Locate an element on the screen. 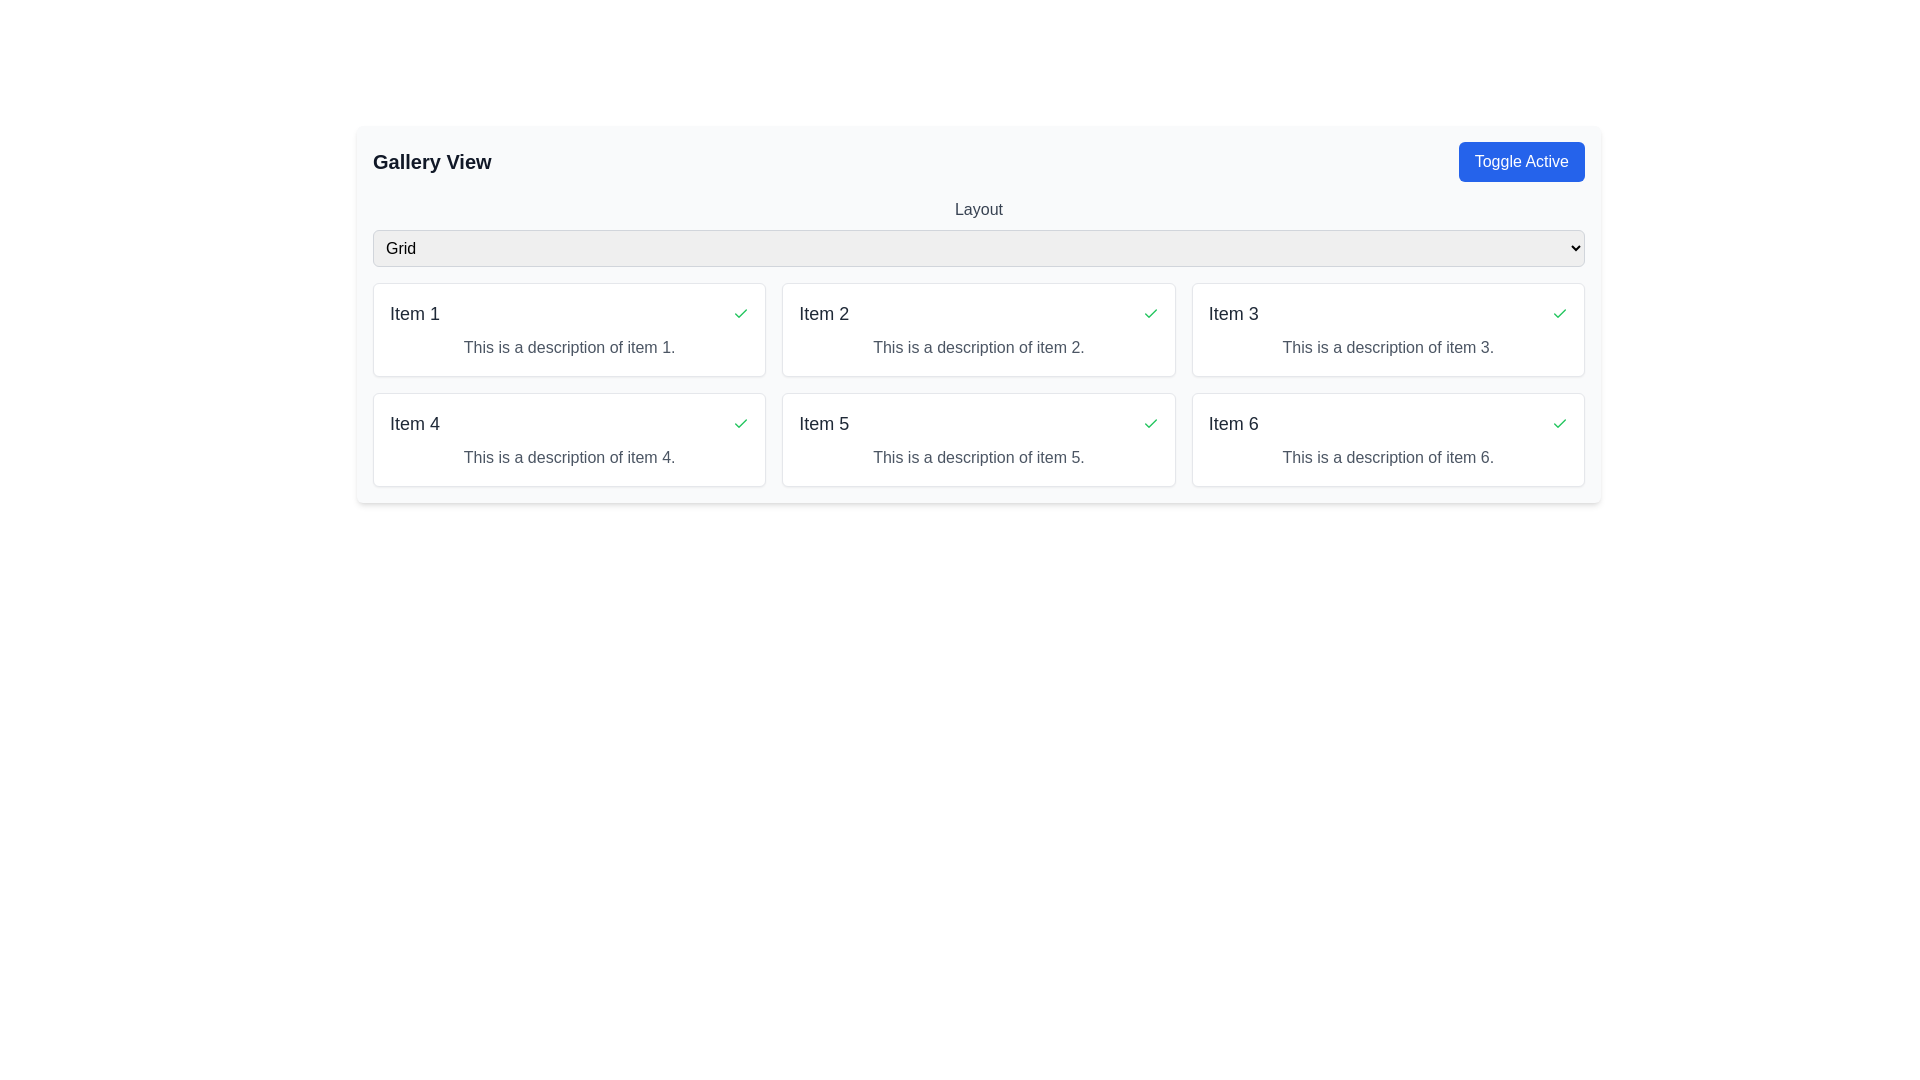 This screenshot has width=1920, height=1080. the green checkmark icon located on the right side of the 'Item 3' section in the grid layout is located at coordinates (1559, 313).